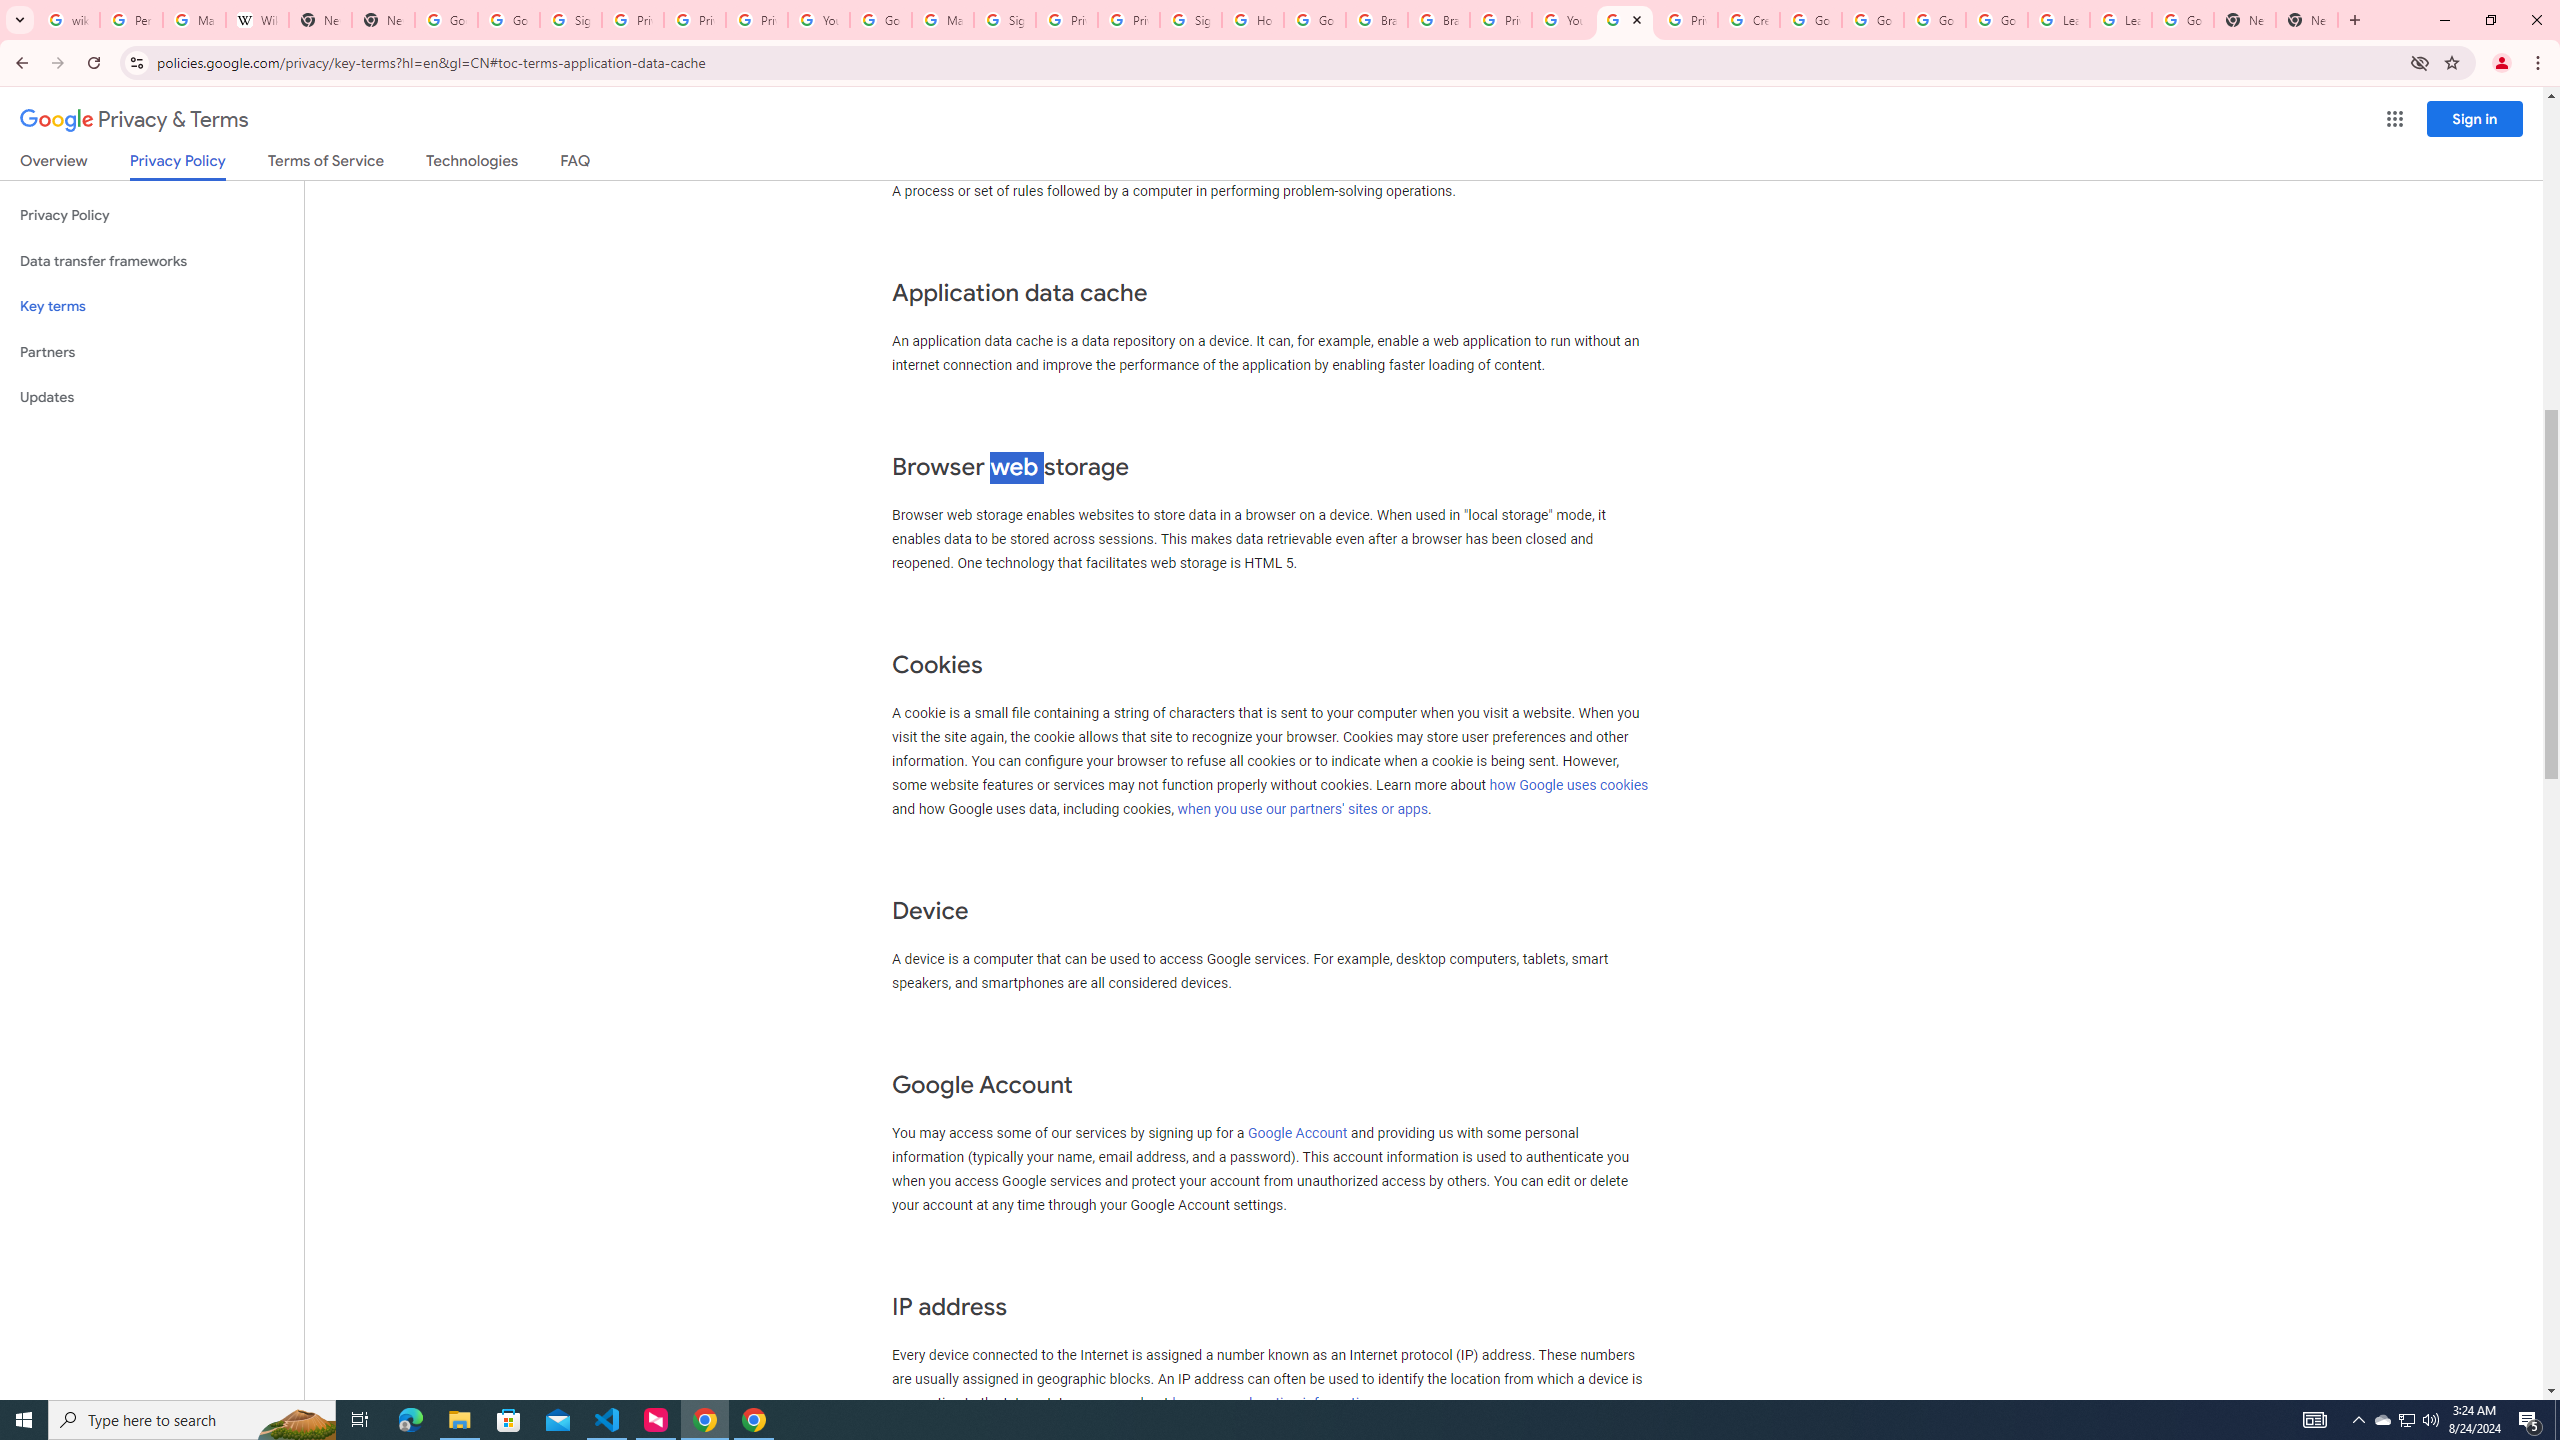  Describe the element at coordinates (1810, 19) in the screenshot. I see `'Google Account Help'` at that location.